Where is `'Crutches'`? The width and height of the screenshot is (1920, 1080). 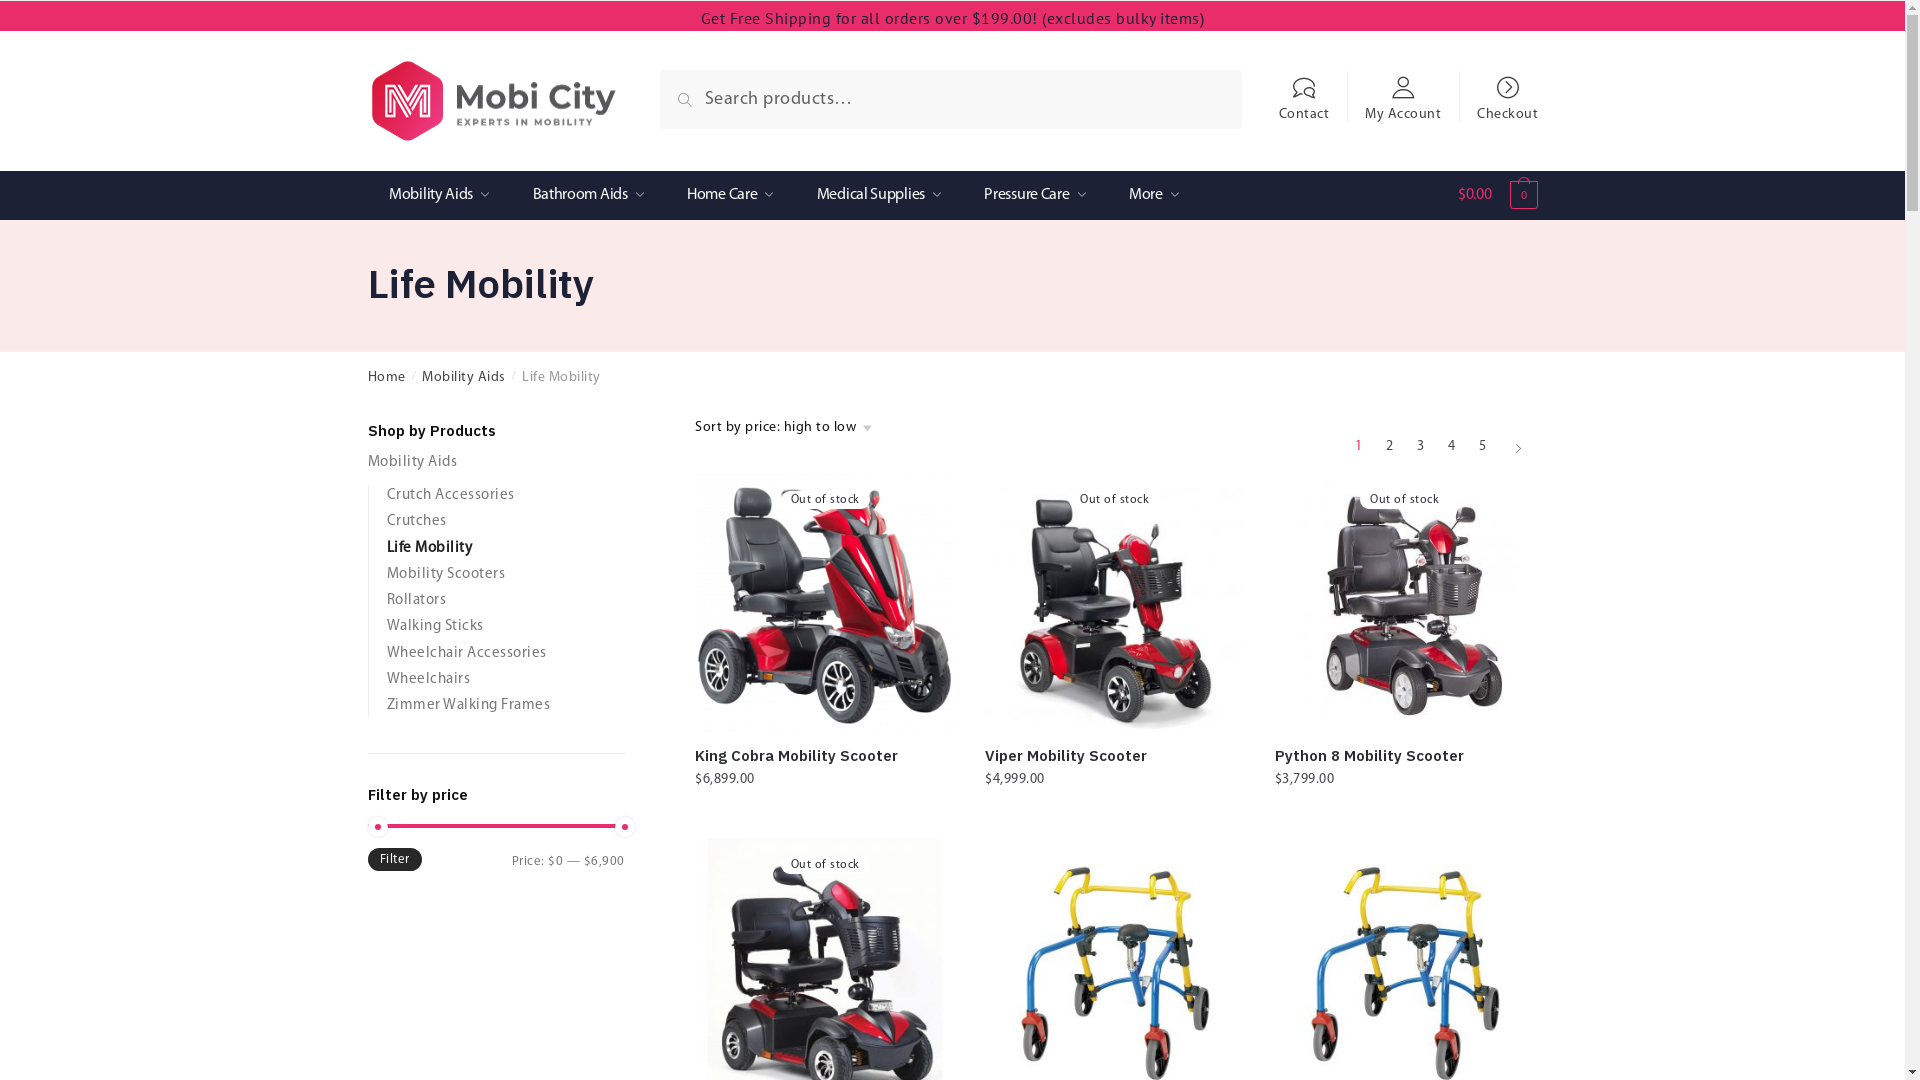
'Crutches' is located at coordinates (385, 520).